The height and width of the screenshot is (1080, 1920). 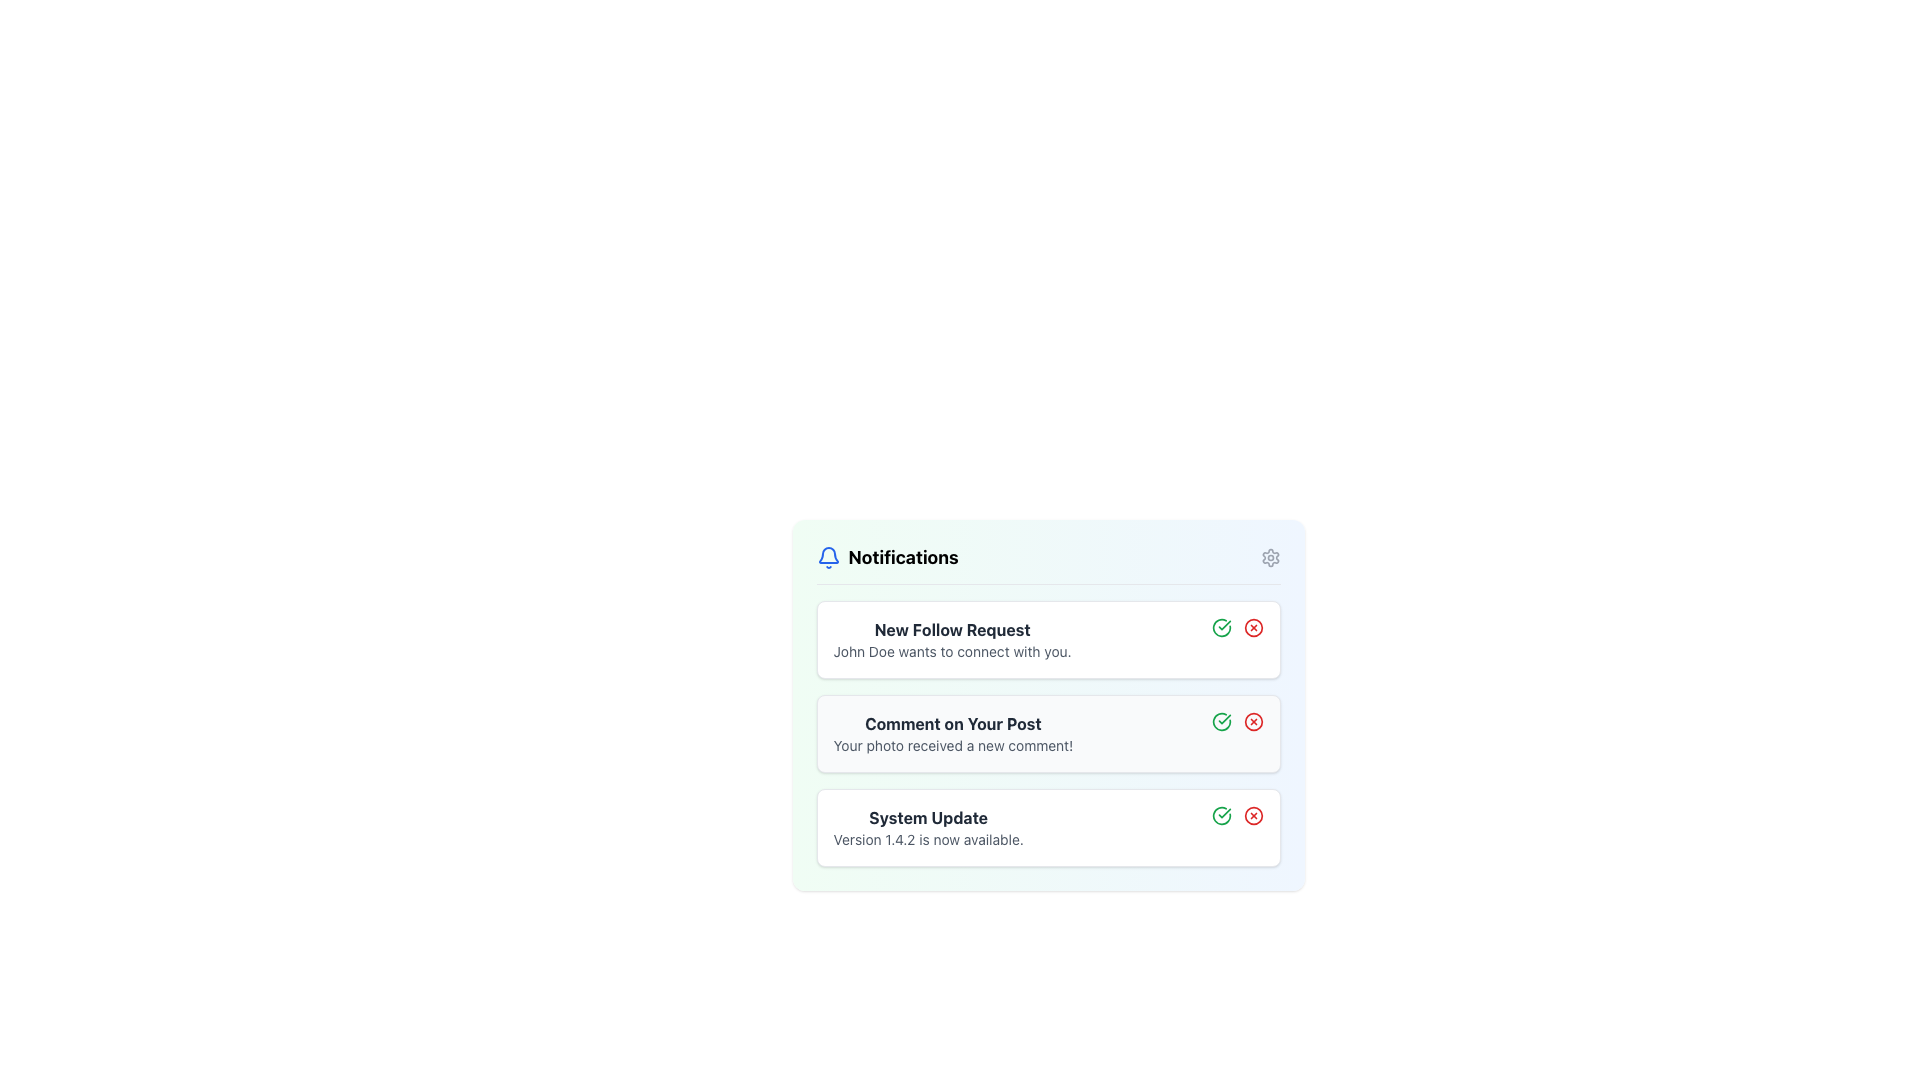 What do you see at coordinates (952, 733) in the screenshot?
I see `the text block titled 'Comment on Your Post' that displays the message 'Your photo received a new comment!' to acknowledge or open related content` at bounding box center [952, 733].